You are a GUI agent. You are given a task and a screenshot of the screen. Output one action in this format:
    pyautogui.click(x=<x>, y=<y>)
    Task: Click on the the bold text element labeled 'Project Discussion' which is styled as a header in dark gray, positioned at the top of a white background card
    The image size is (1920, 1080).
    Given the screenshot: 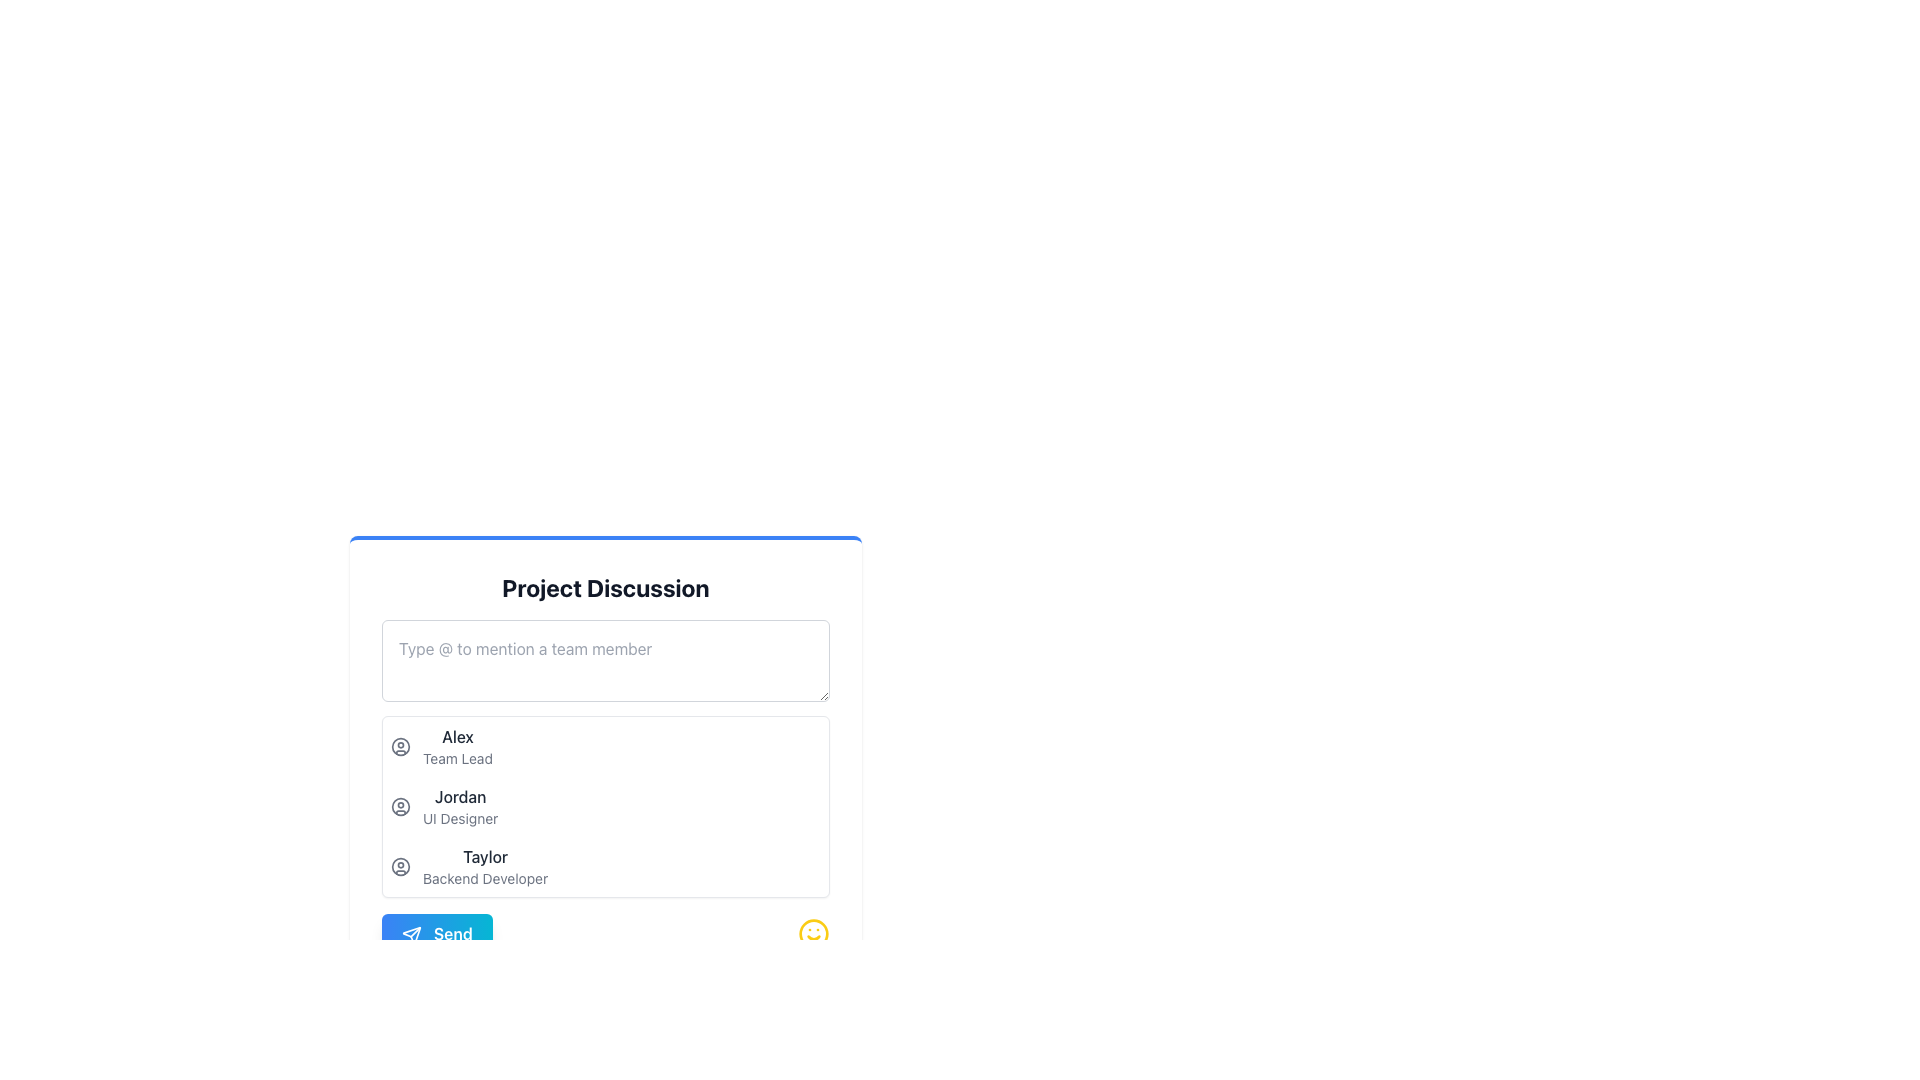 What is the action you would take?
    pyautogui.click(x=604, y=586)
    